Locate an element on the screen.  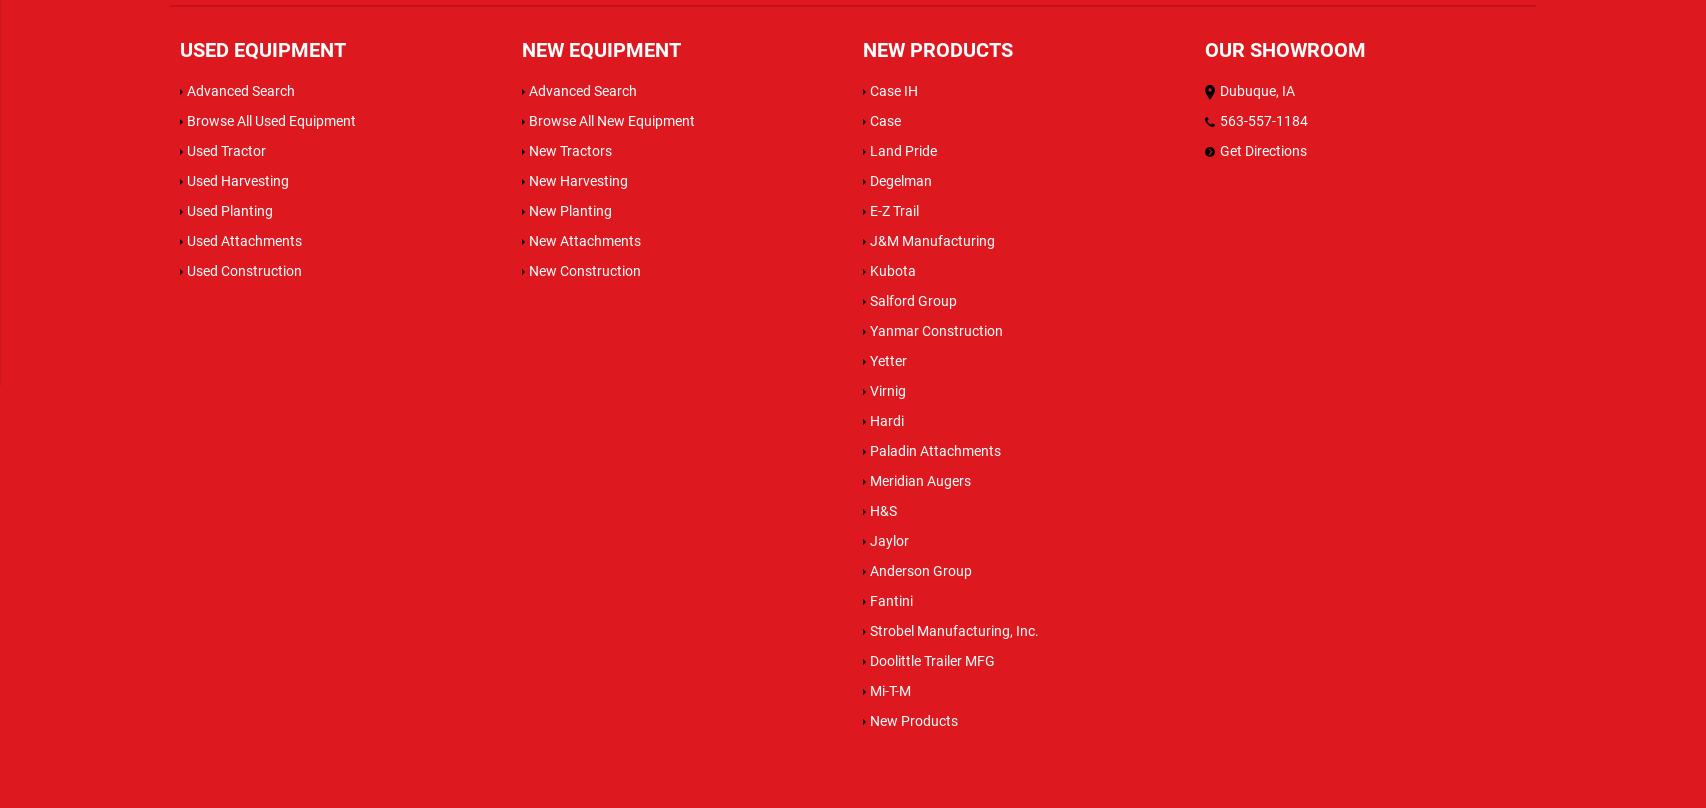
'563-557-1184' is located at coordinates (1262, 118).